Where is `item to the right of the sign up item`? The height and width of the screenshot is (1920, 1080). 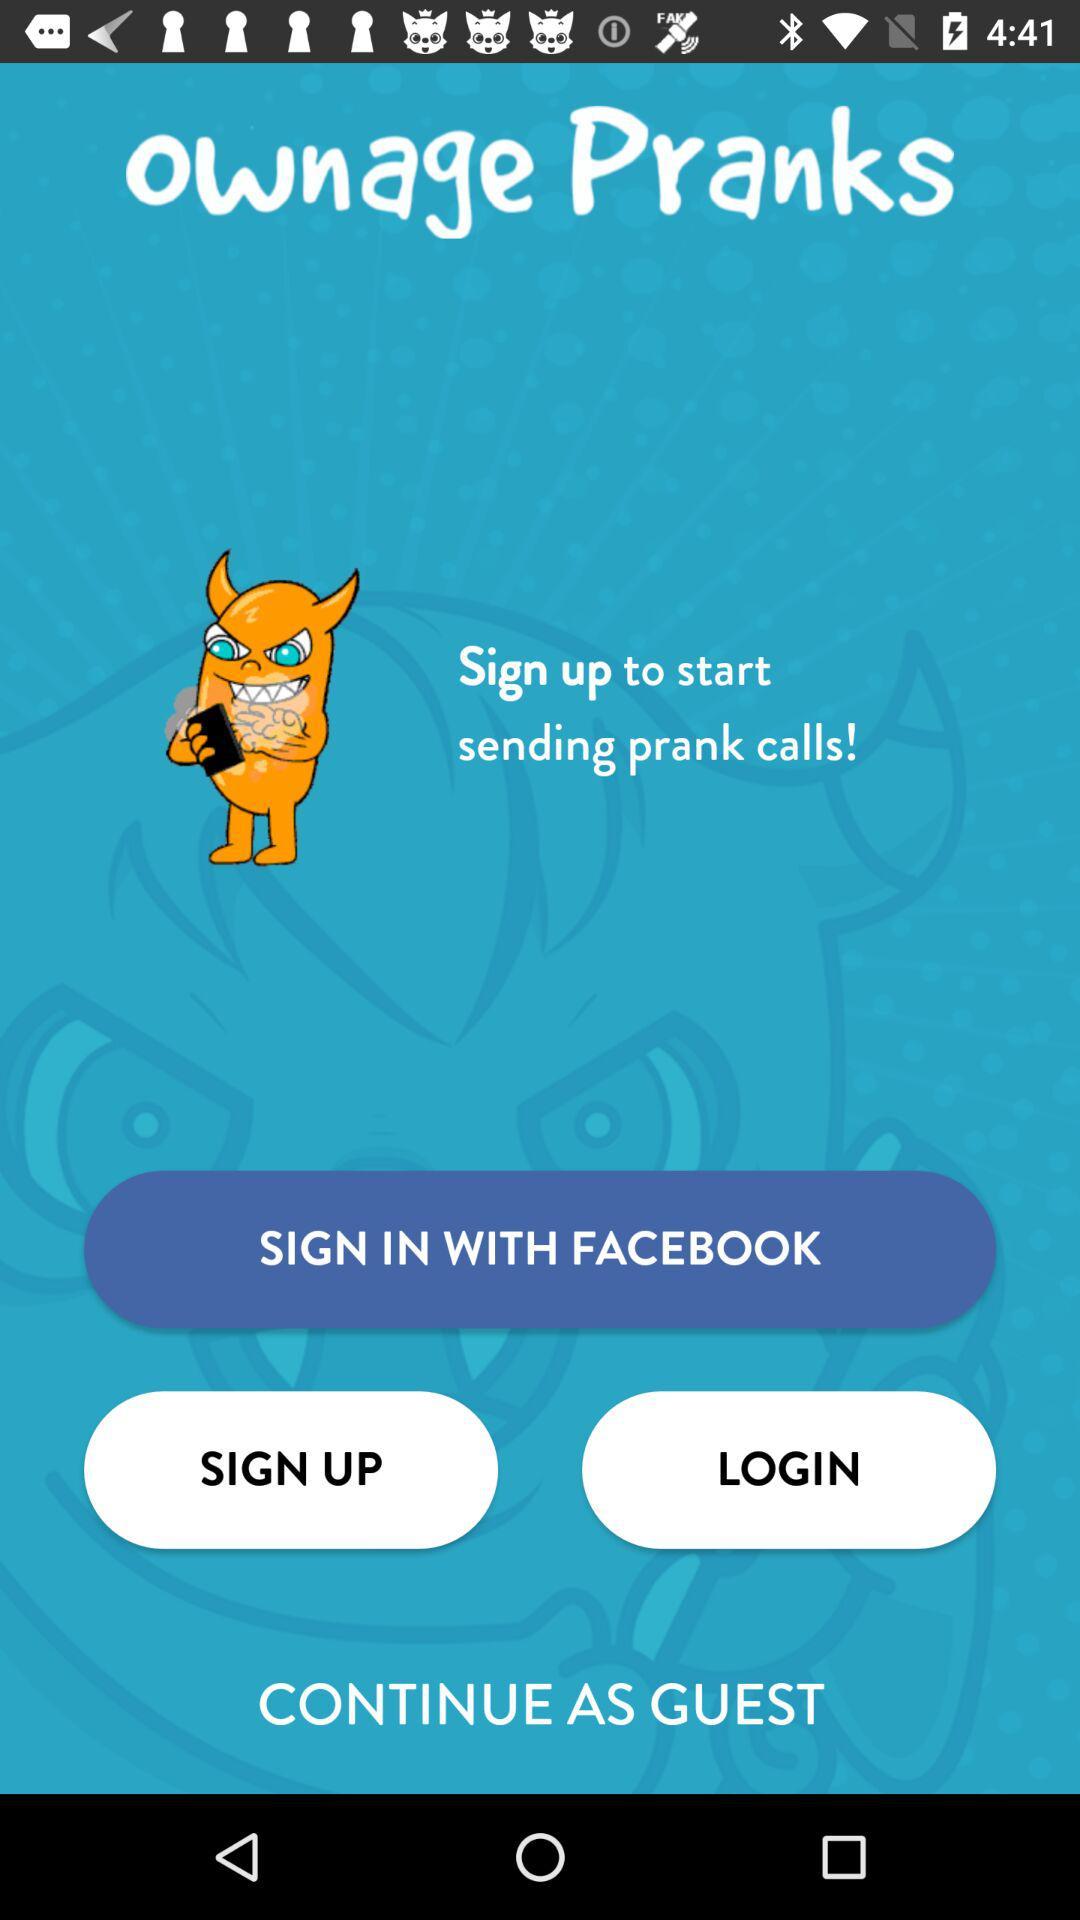 item to the right of the sign up item is located at coordinates (788, 1469).